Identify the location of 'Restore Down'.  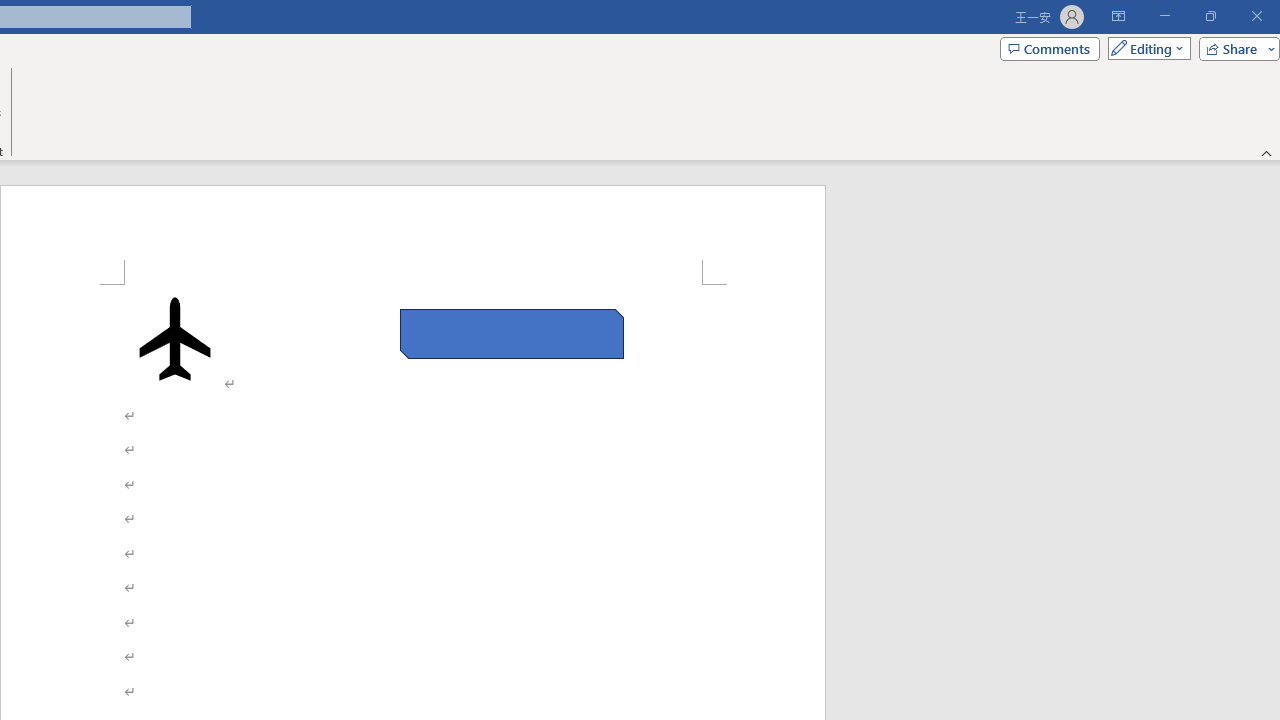
(1209, 16).